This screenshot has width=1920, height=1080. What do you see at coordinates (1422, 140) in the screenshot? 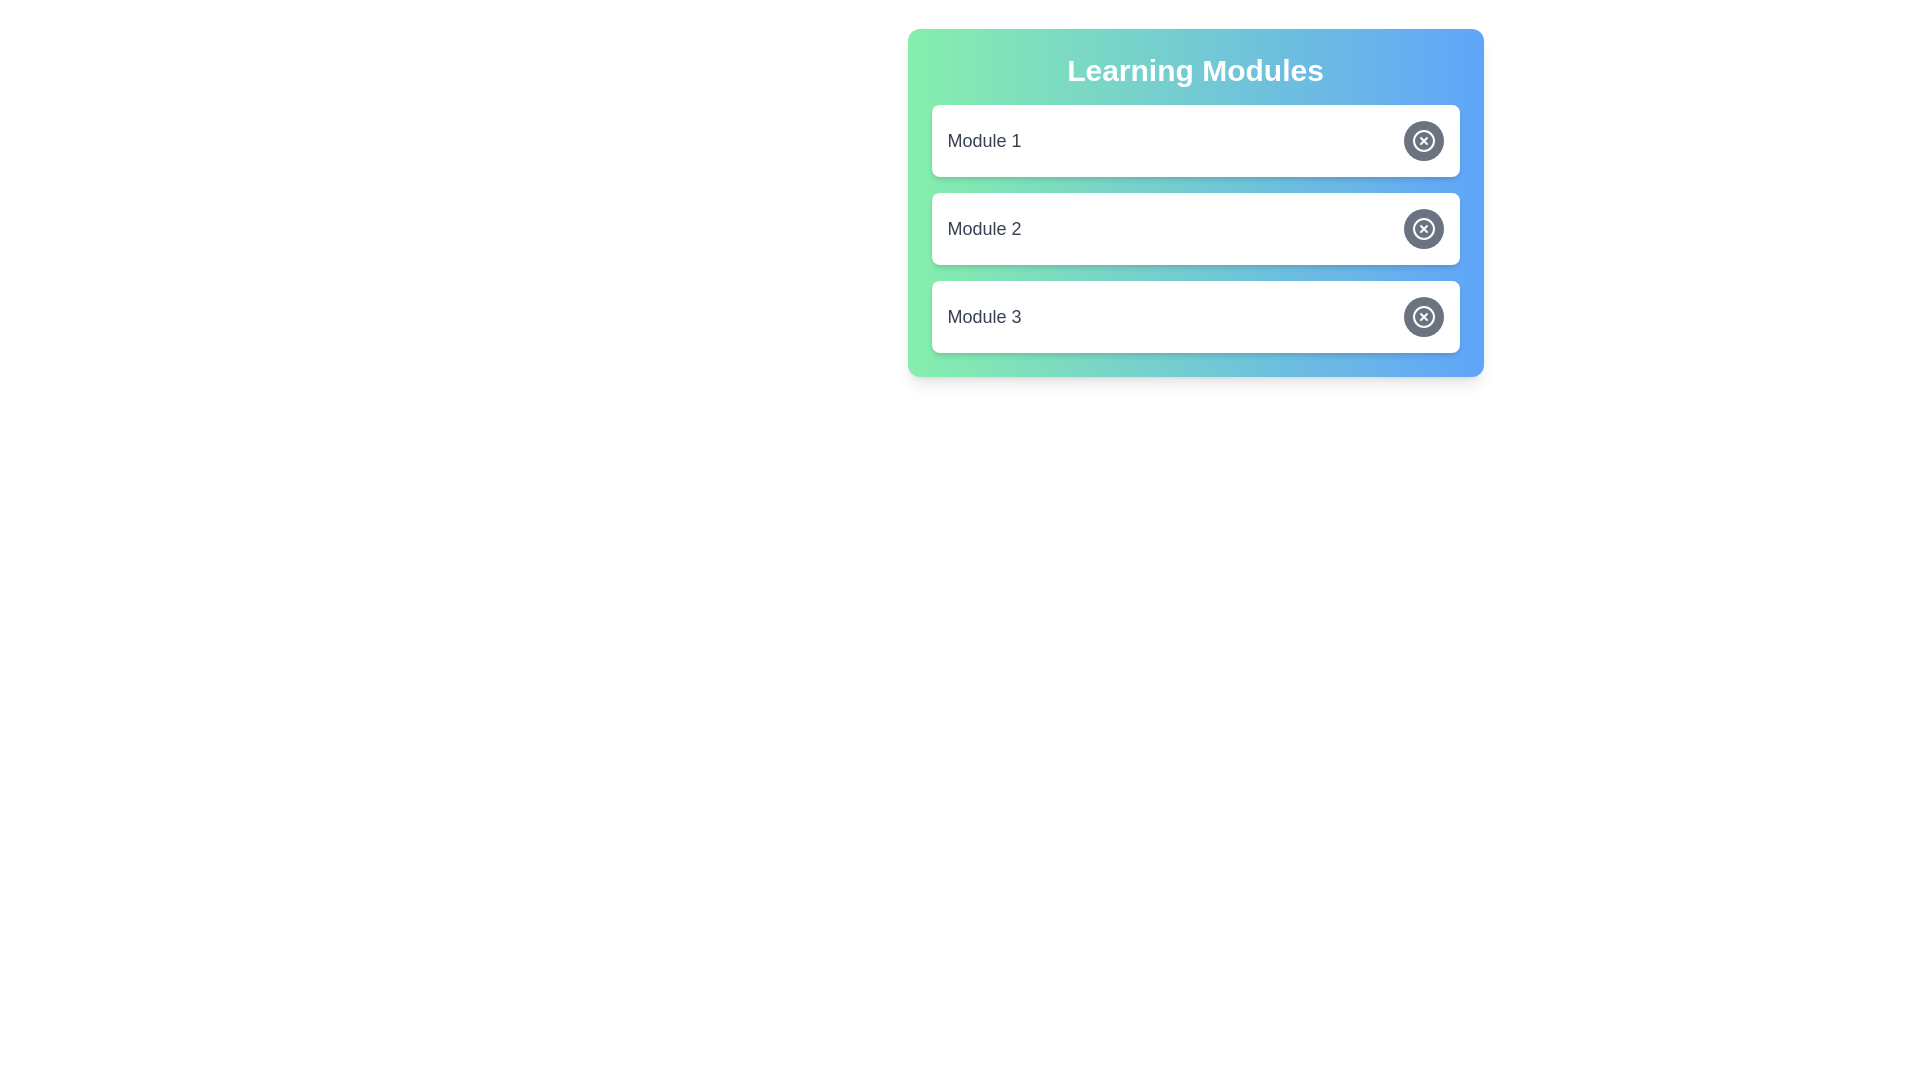
I see `the toggle button for 'Module 1' to change its state` at bounding box center [1422, 140].